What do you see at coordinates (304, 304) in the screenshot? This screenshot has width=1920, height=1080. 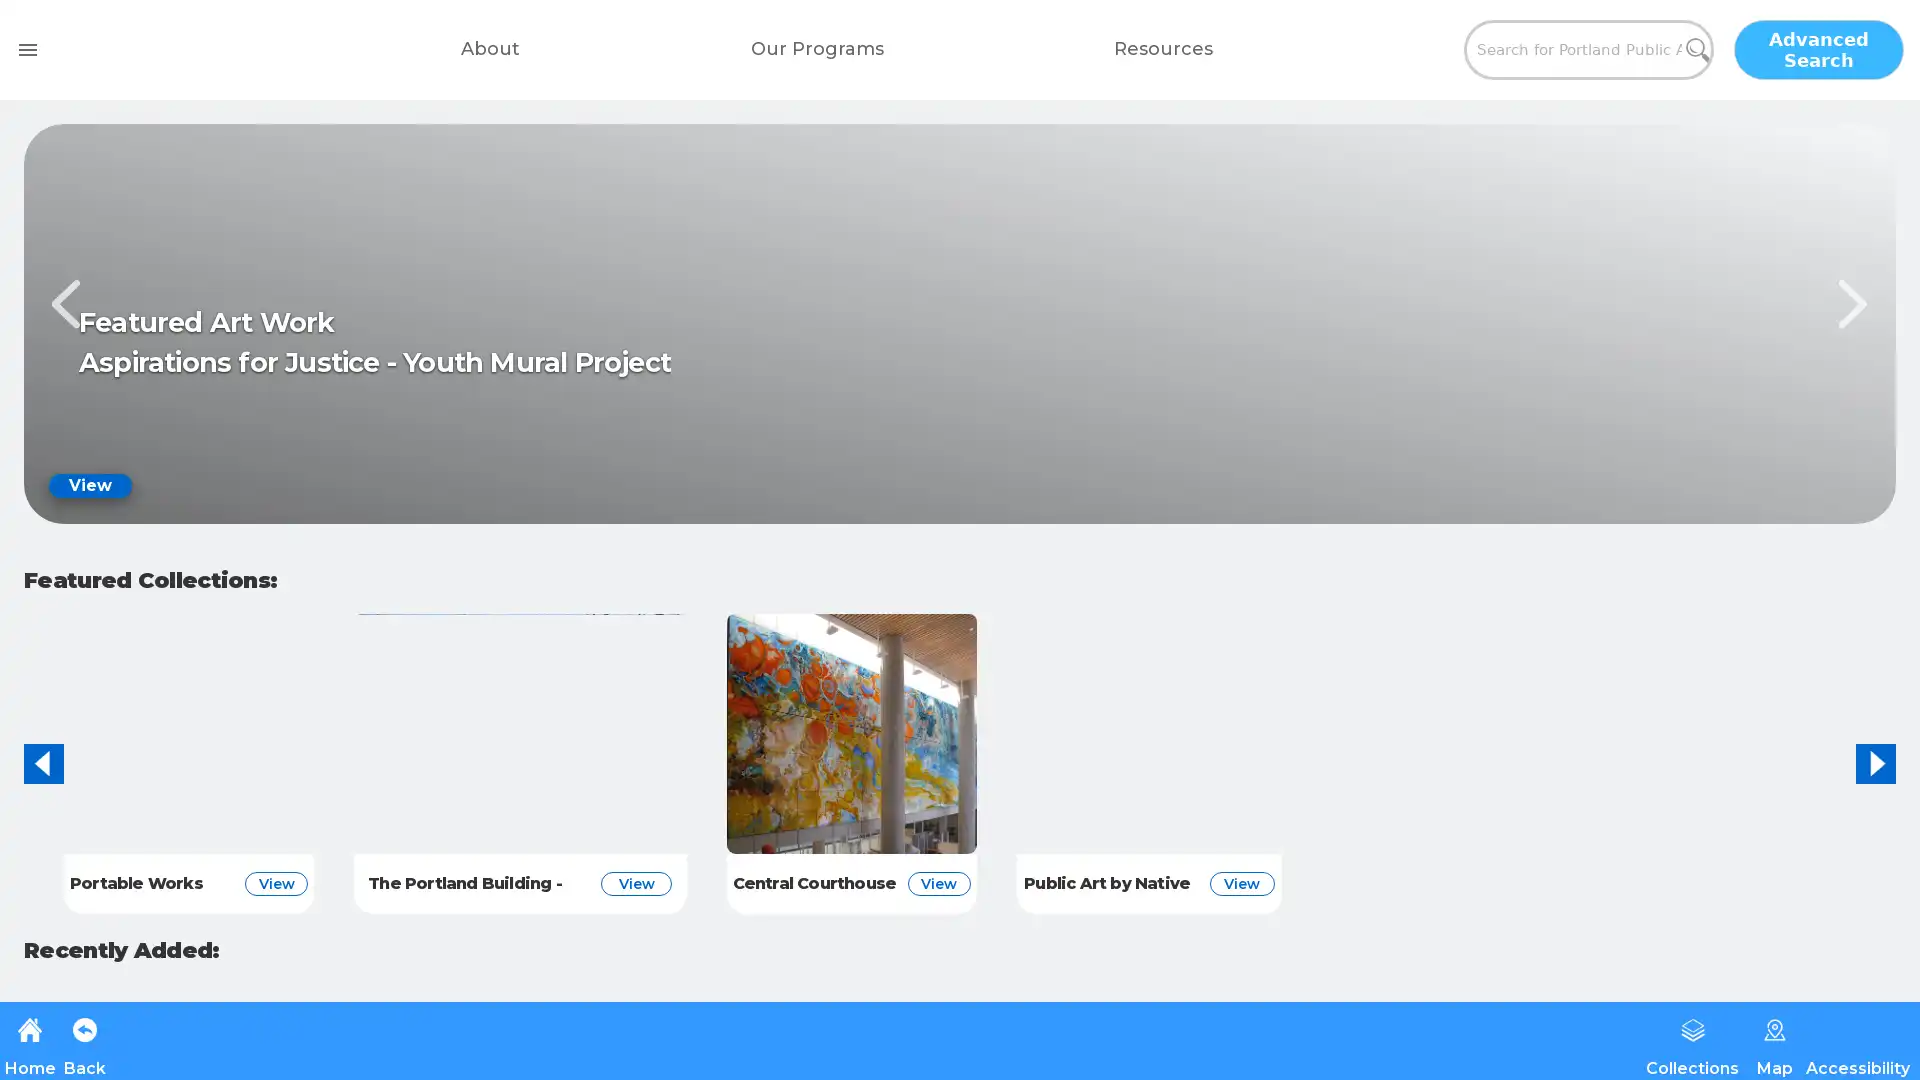 I see `Previous` at bounding box center [304, 304].